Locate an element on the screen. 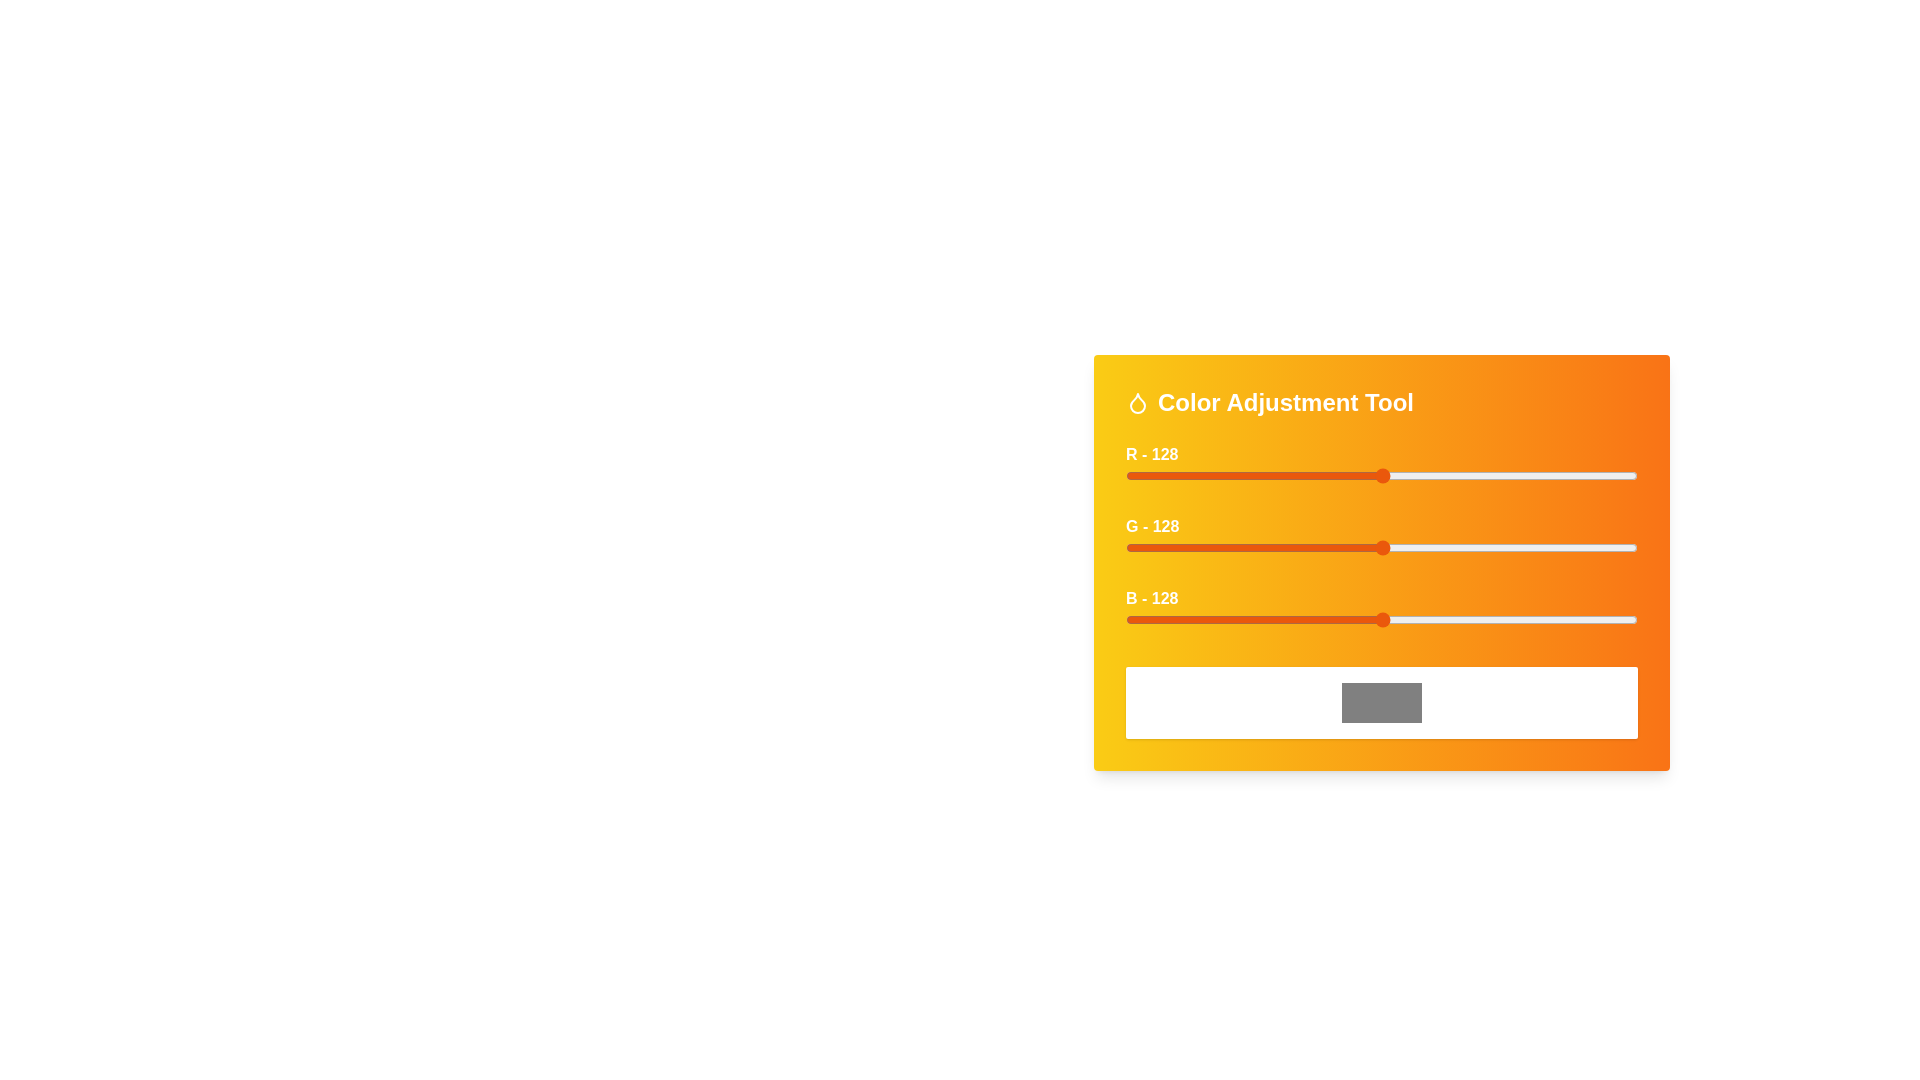 The width and height of the screenshot is (1920, 1080). the blue slider to set the blue intensity to 254 is located at coordinates (1636, 619).